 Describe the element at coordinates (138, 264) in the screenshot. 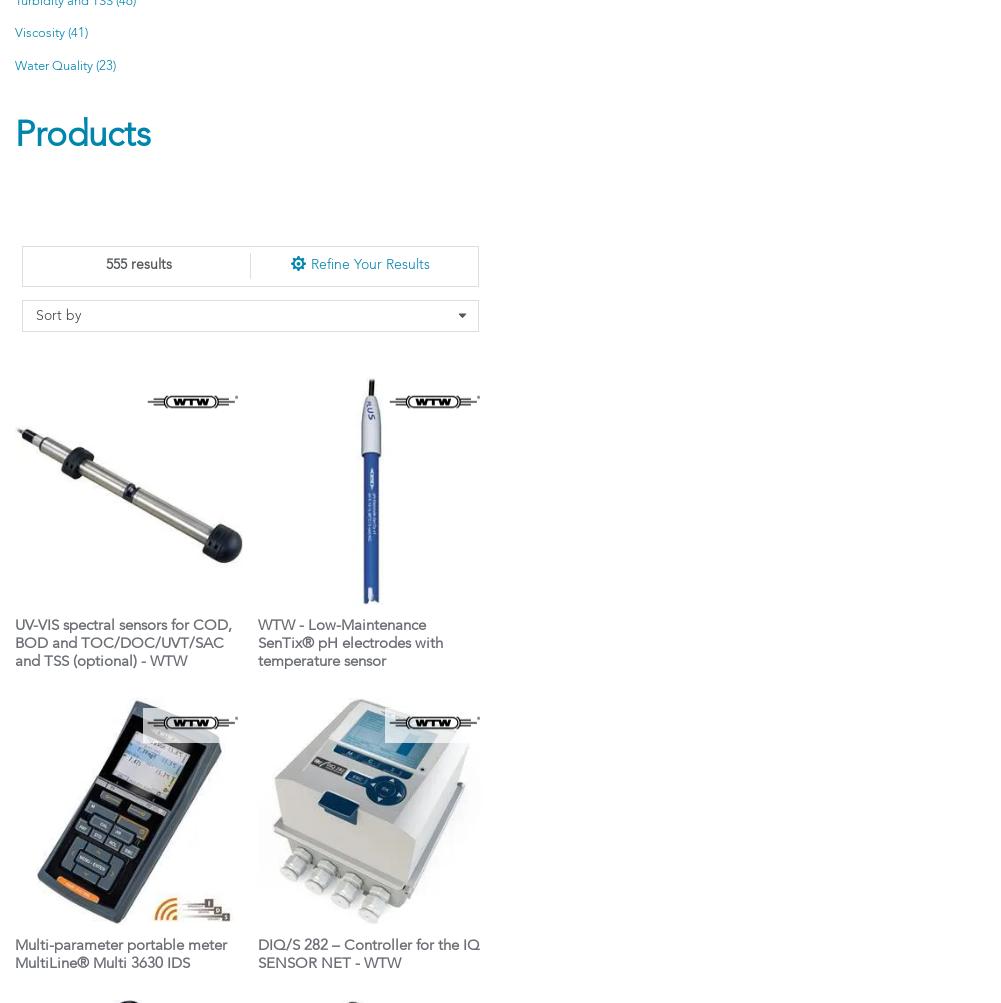

I see `'555 results'` at that location.